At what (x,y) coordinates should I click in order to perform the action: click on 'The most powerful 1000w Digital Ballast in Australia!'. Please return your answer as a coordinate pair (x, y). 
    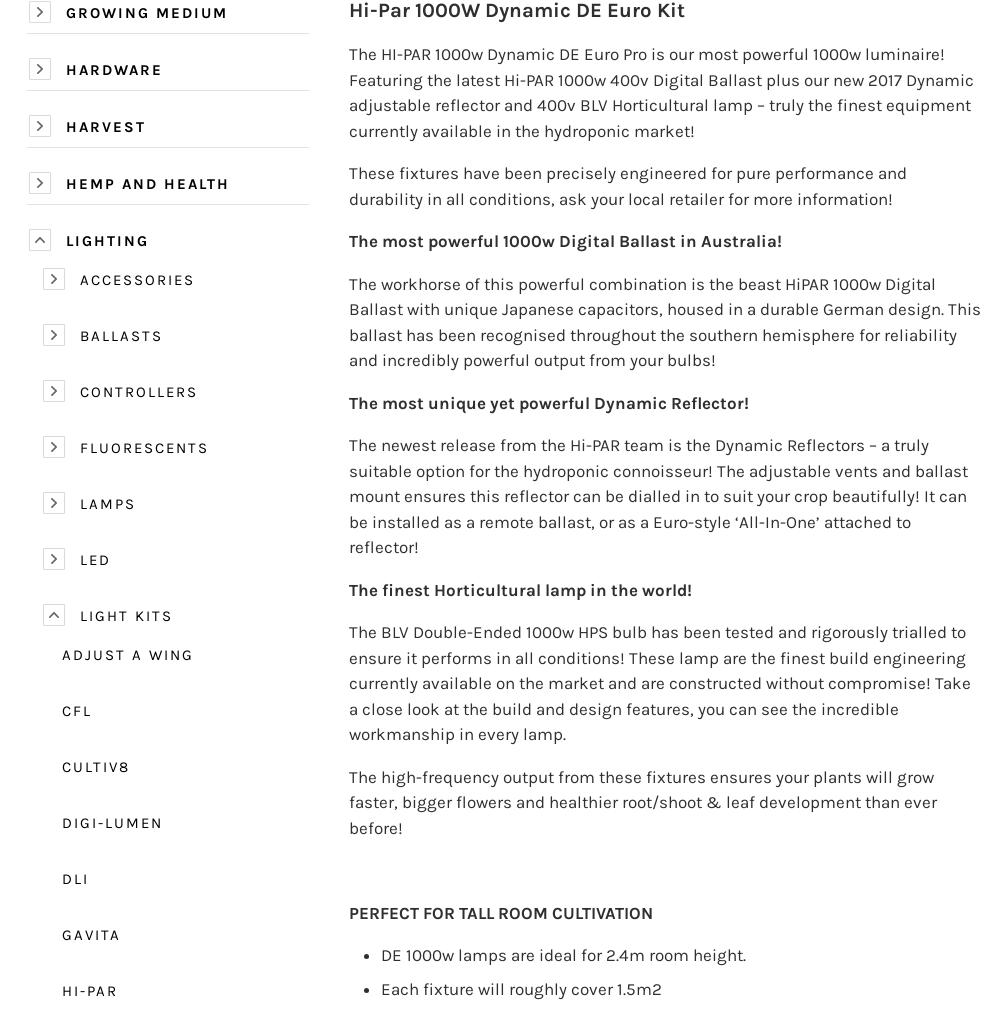
    Looking at the image, I should click on (564, 240).